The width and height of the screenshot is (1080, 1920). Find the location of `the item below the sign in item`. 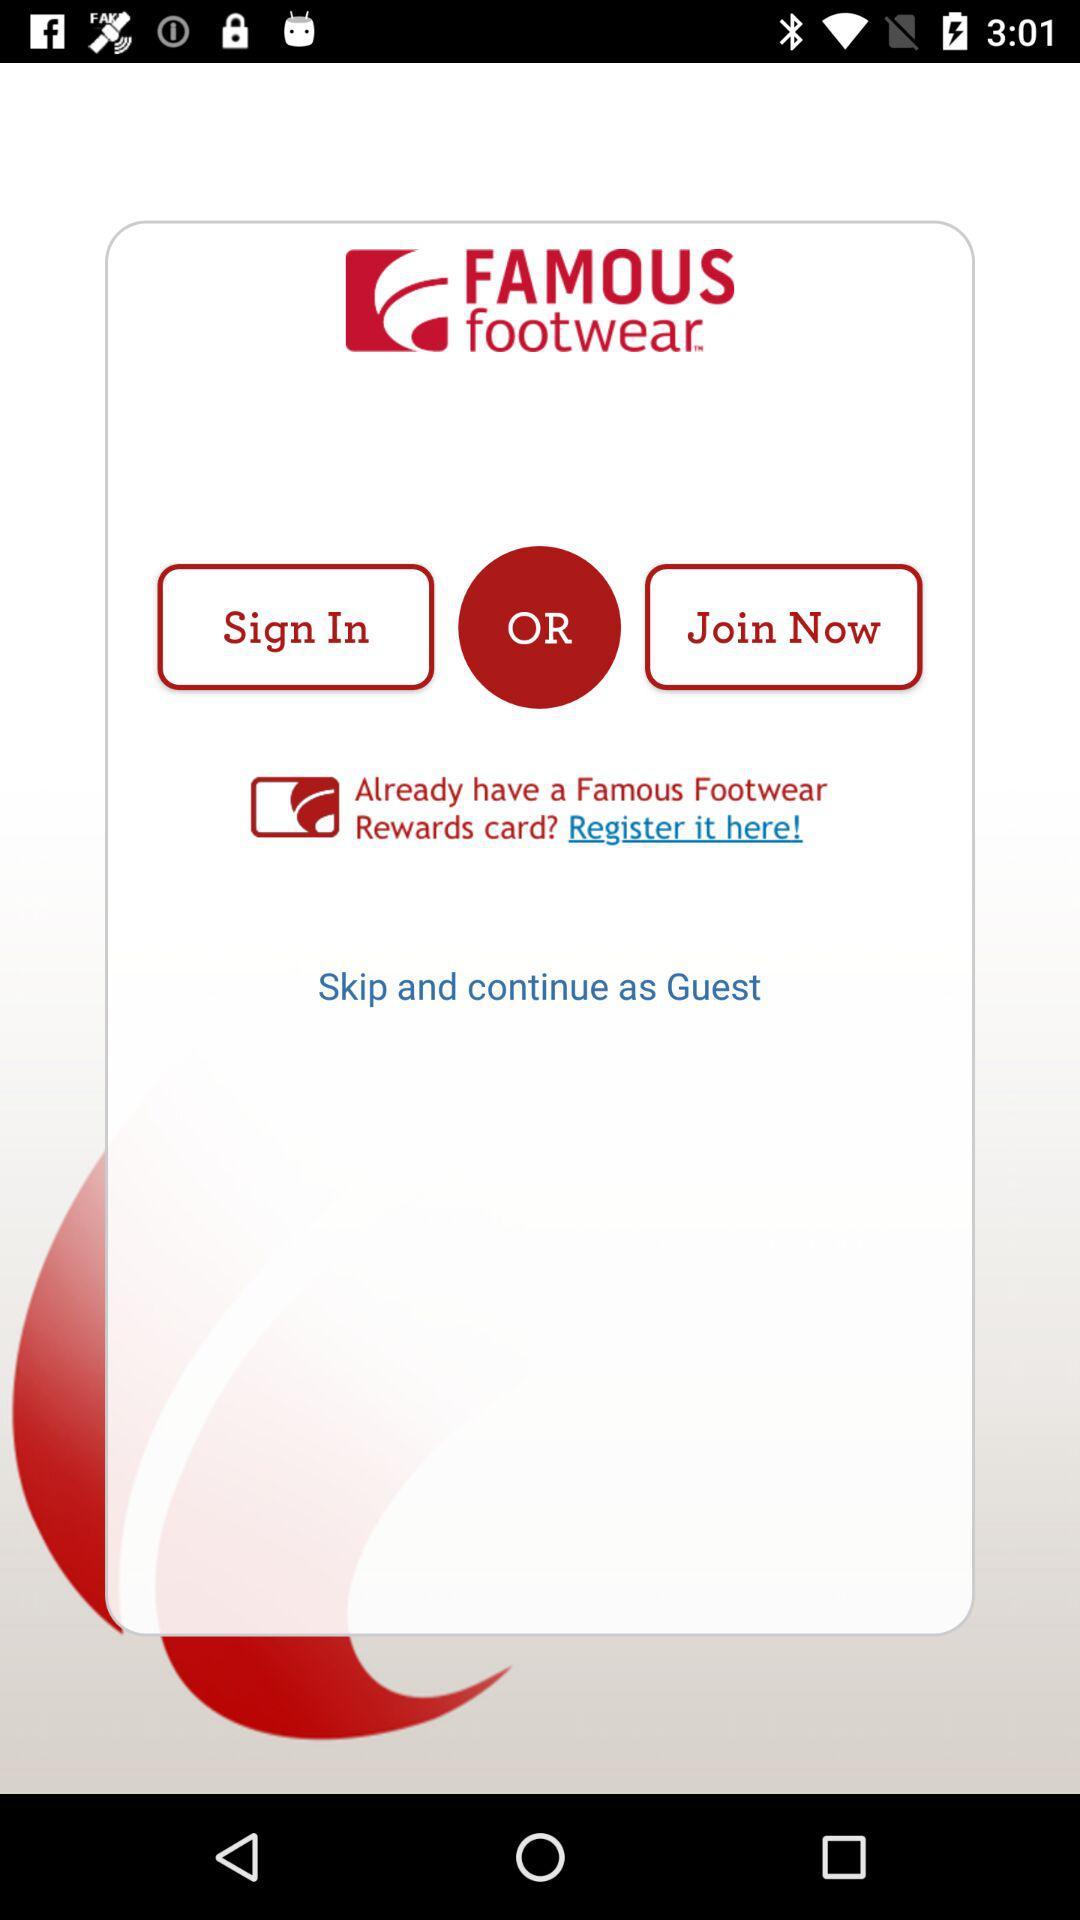

the item below the sign in item is located at coordinates (540, 811).